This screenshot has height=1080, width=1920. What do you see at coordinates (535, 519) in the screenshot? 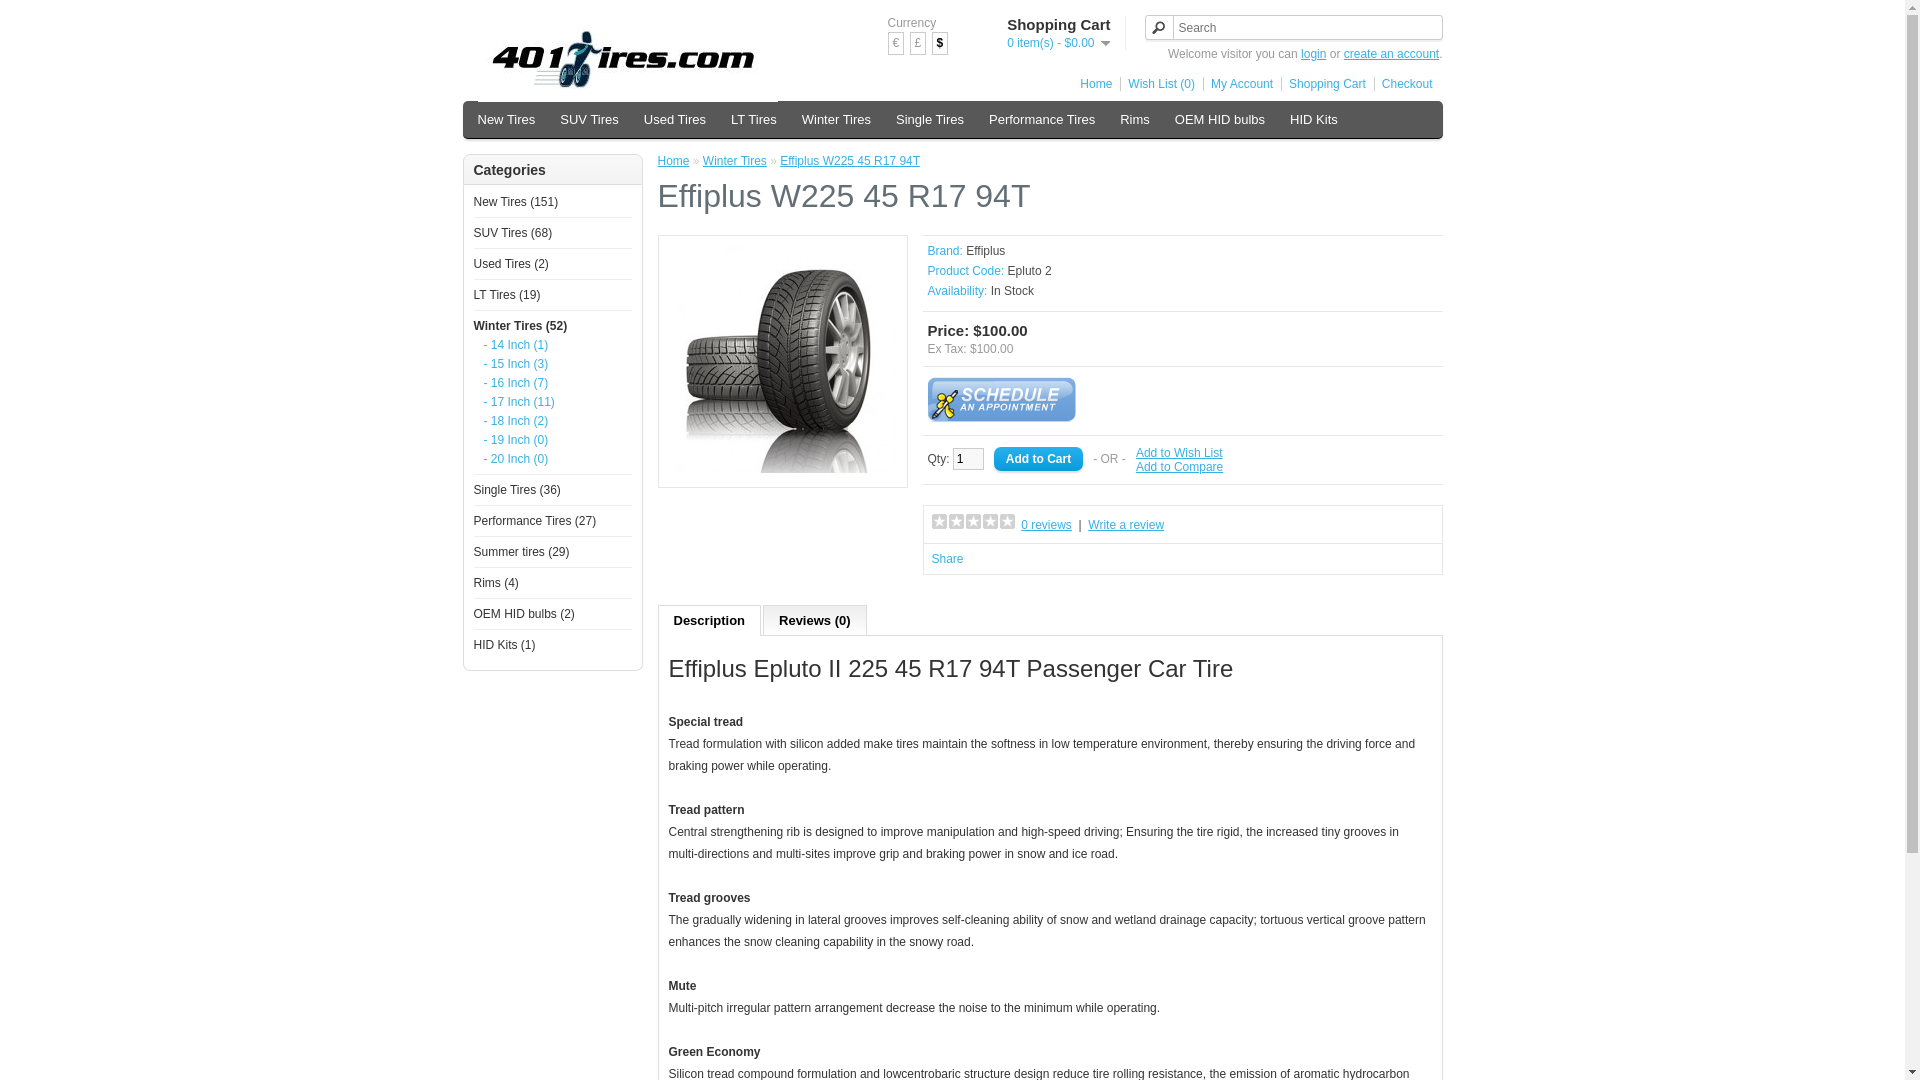
I see `'Performance Tires (27)'` at bounding box center [535, 519].